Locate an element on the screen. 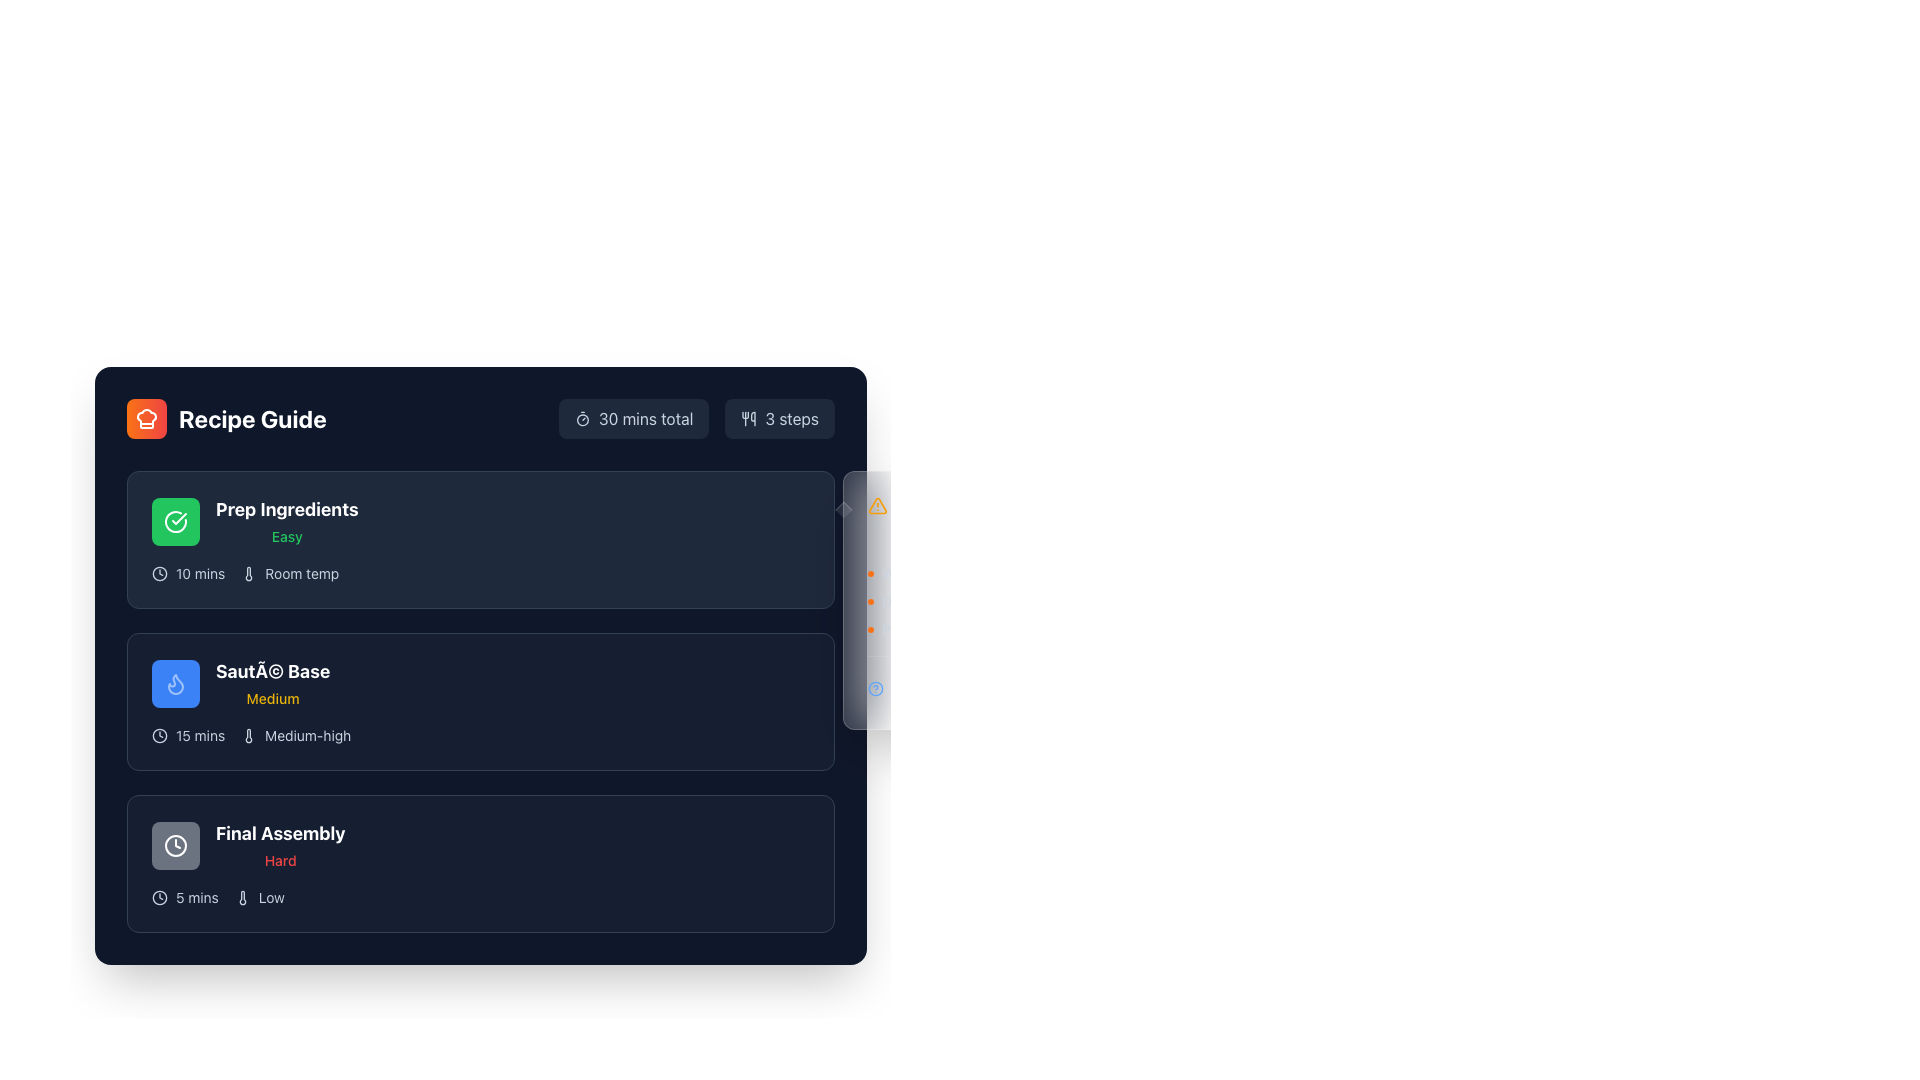 Image resolution: width=1920 pixels, height=1080 pixels. the visual cue represented by the checkmark icon in the 'Prep Ingredients' section, indicating a completed state is located at coordinates (179, 518).